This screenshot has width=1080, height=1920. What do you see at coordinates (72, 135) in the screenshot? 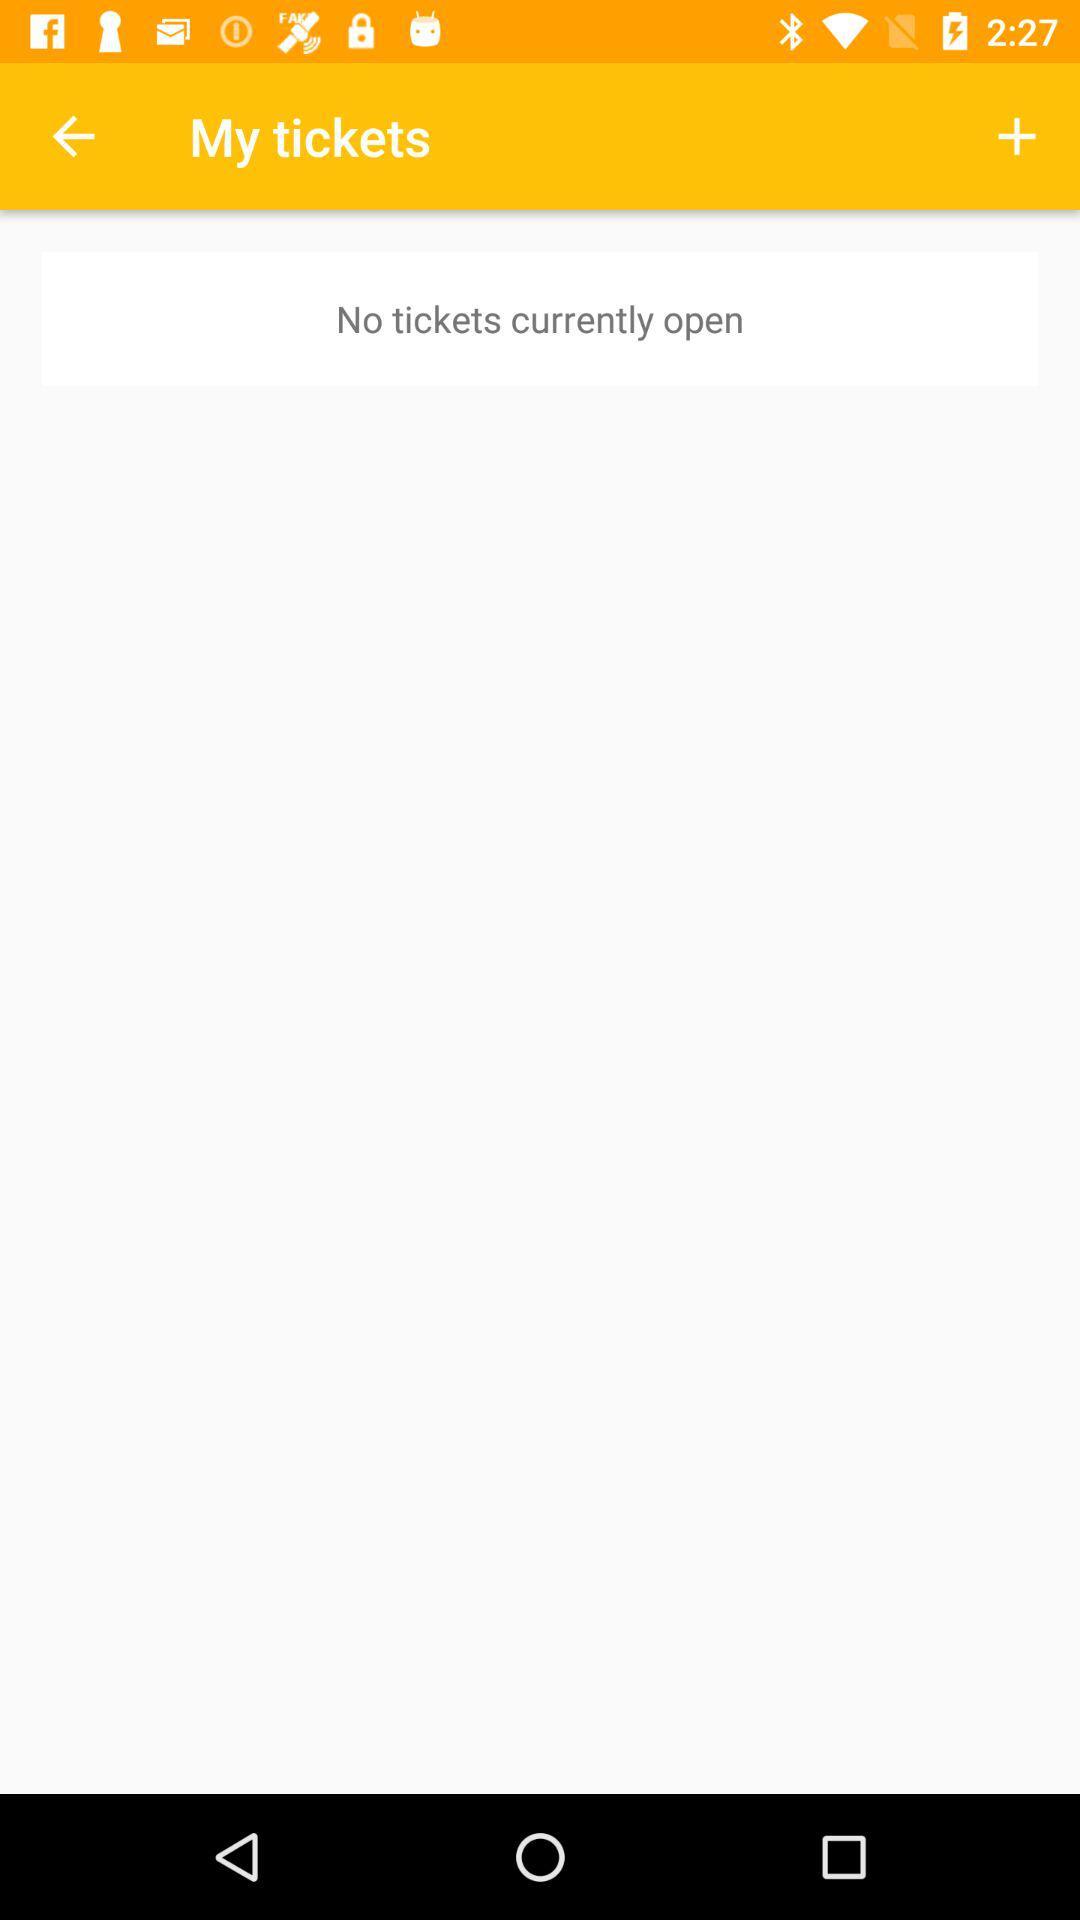
I see `icon to the left of the my tickets icon` at bounding box center [72, 135].